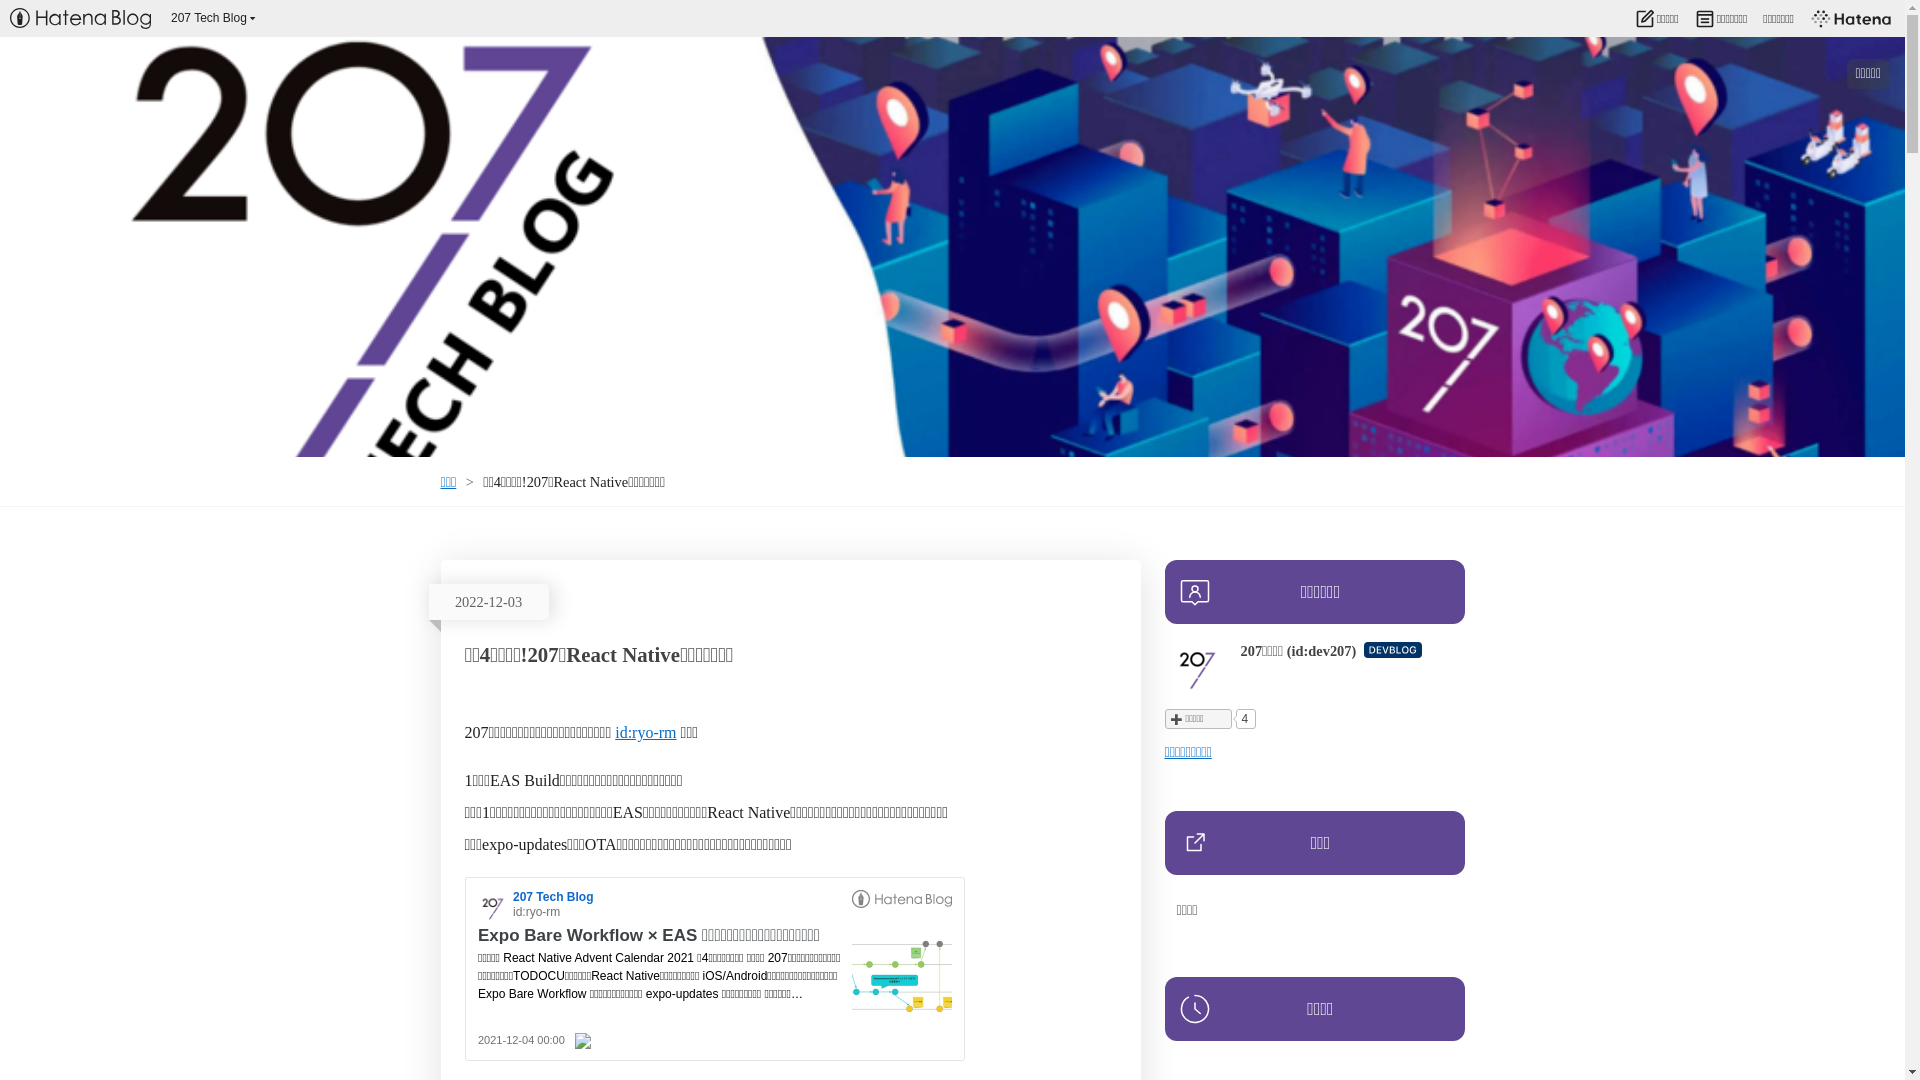  I want to click on '2022-12-03', so click(488, 600).